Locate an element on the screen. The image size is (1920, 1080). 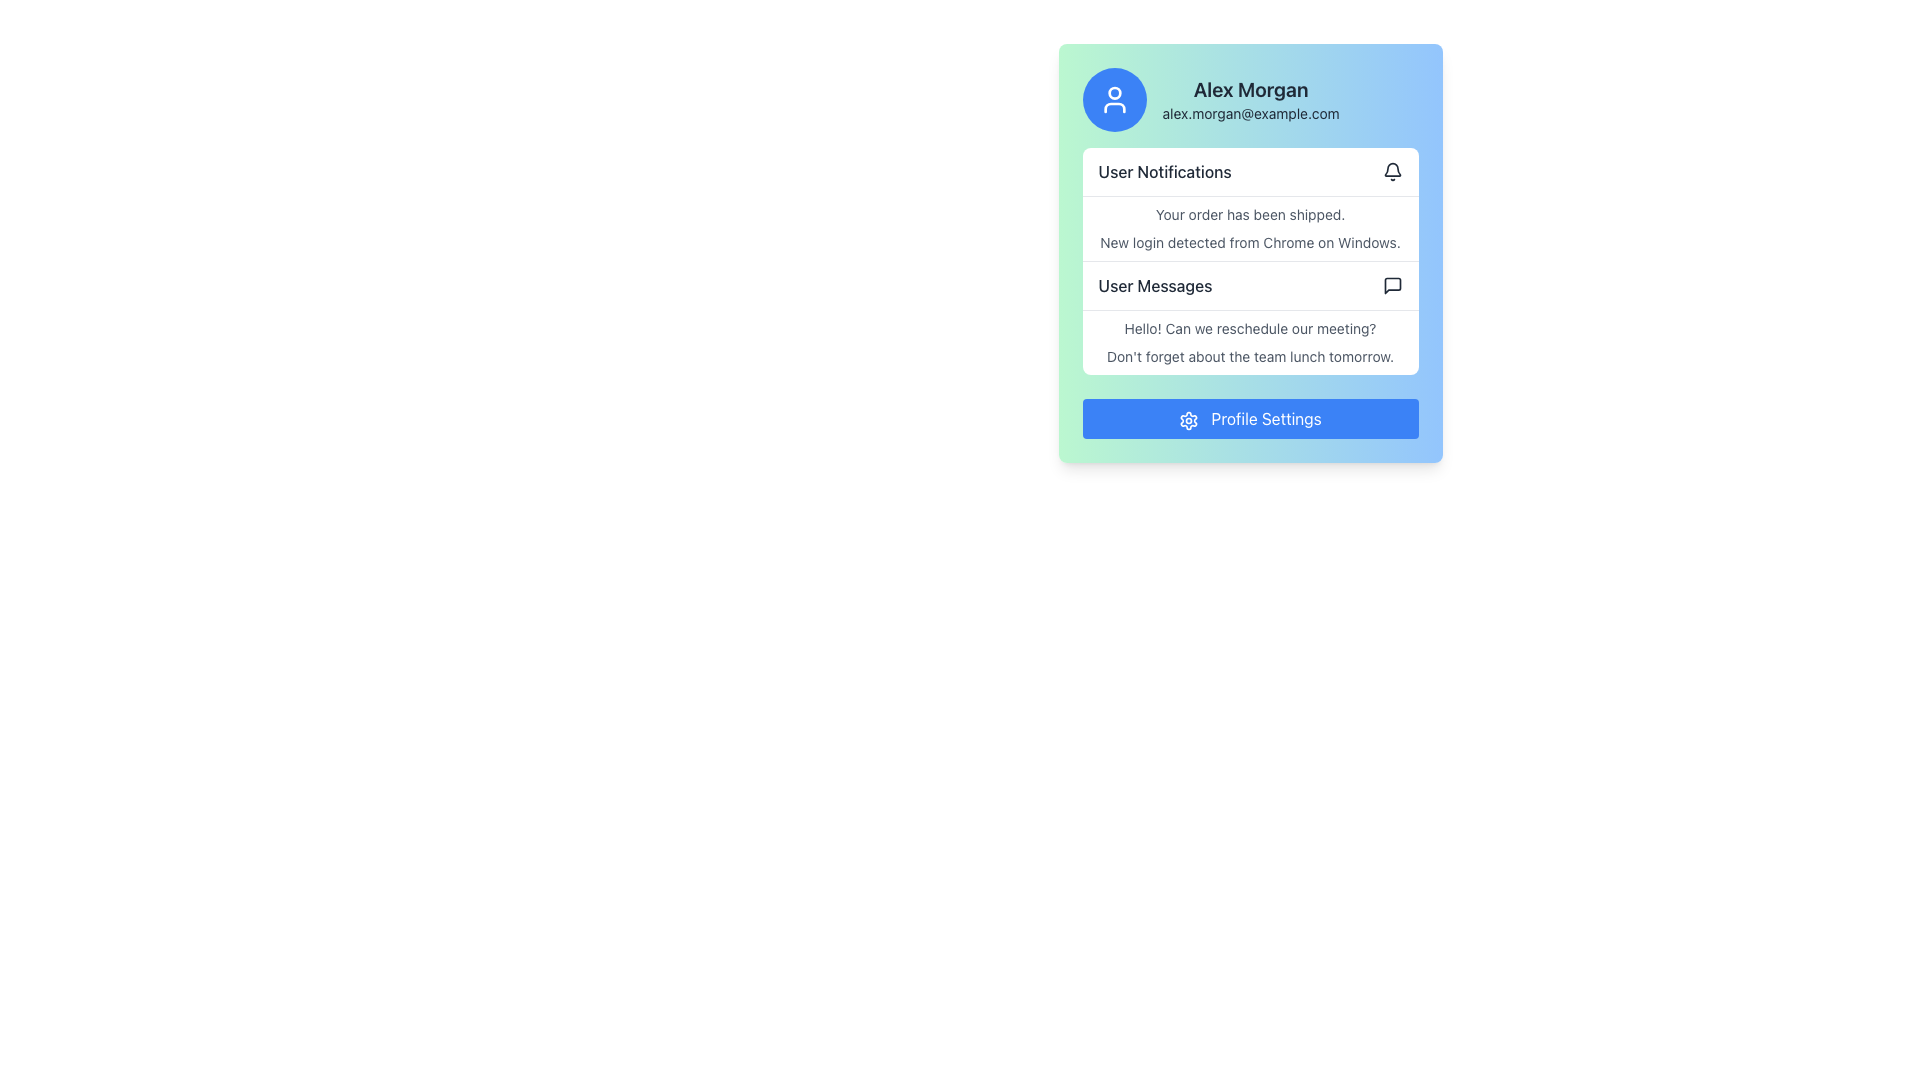
the text label displaying 'alex.morgan@example.com', which is styled in a smaller font and positioned beneath 'Alex Morgan' on the card interface is located at coordinates (1250, 114).